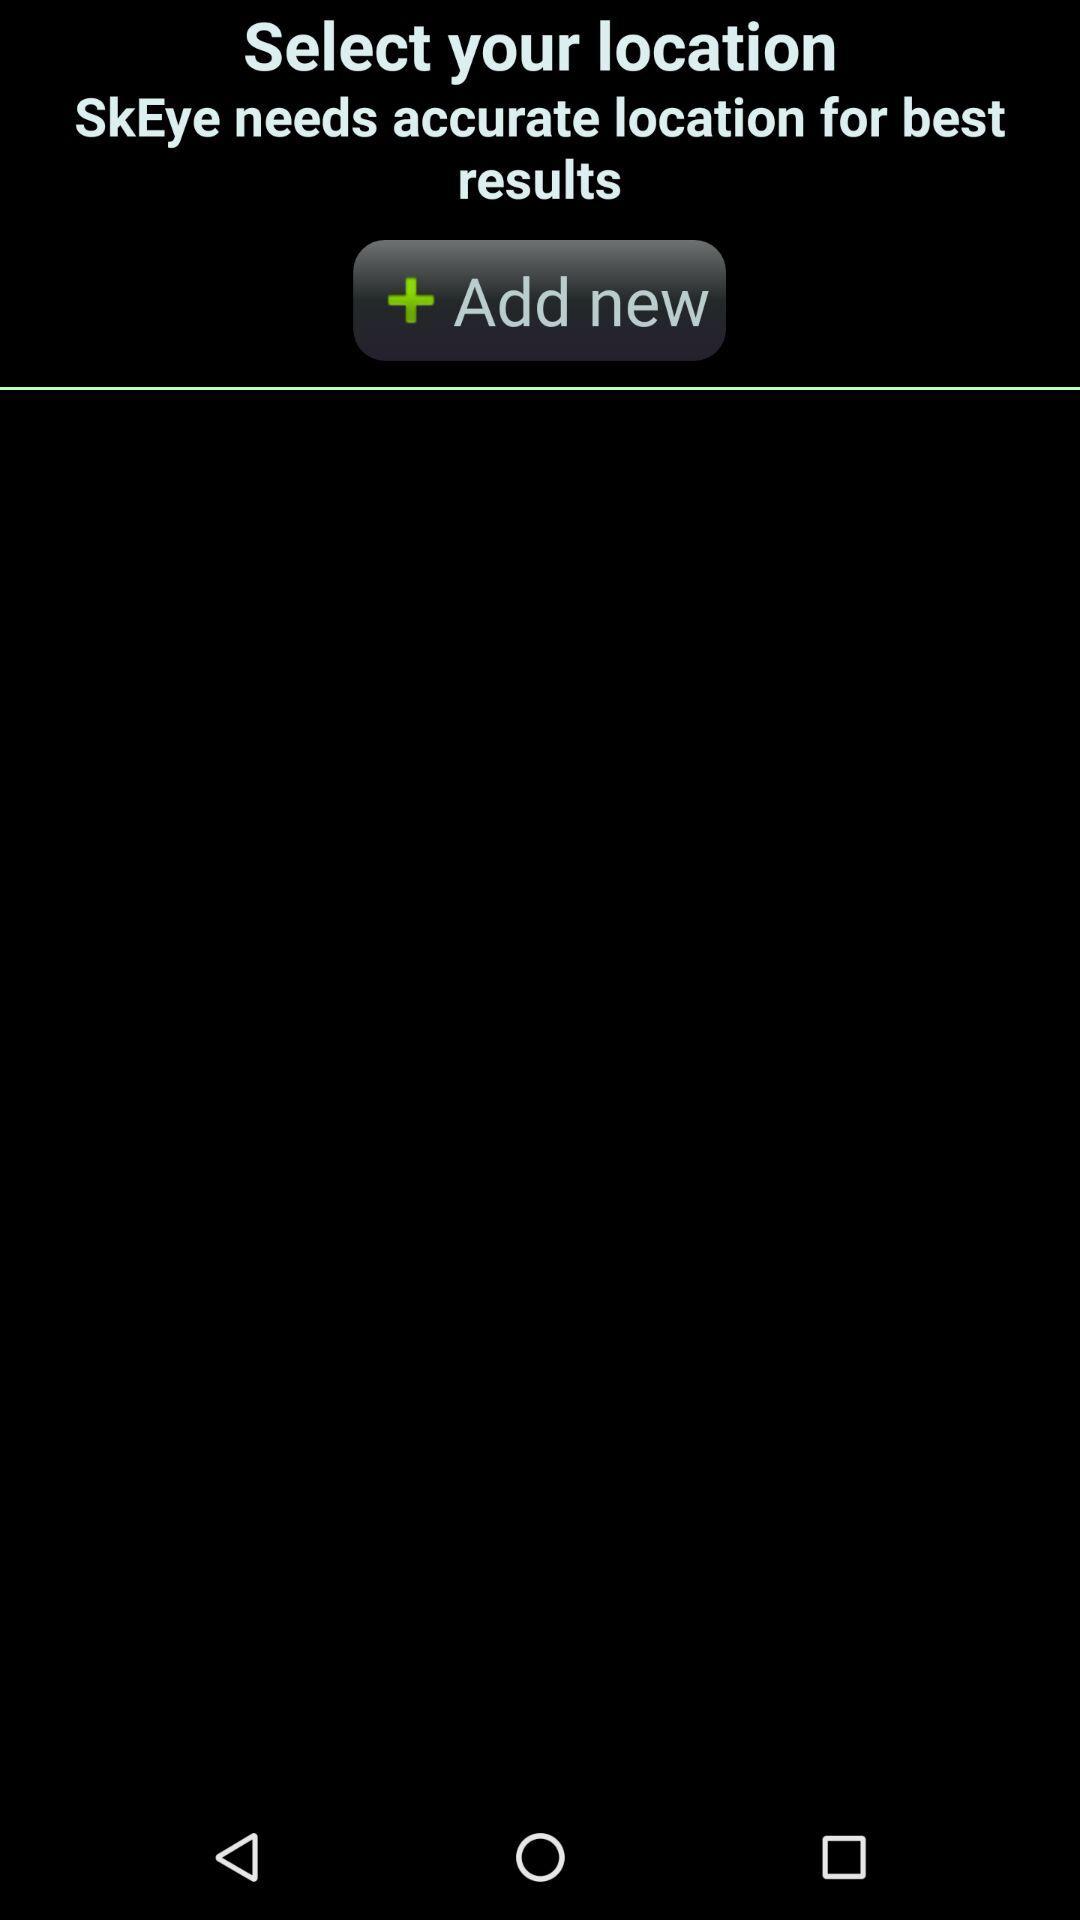 The image size is (1080, 1920). What do you see at coordinates (538, 299) in the screenshot?
I see `the app below the select your location` at bounding box center [538, 299].